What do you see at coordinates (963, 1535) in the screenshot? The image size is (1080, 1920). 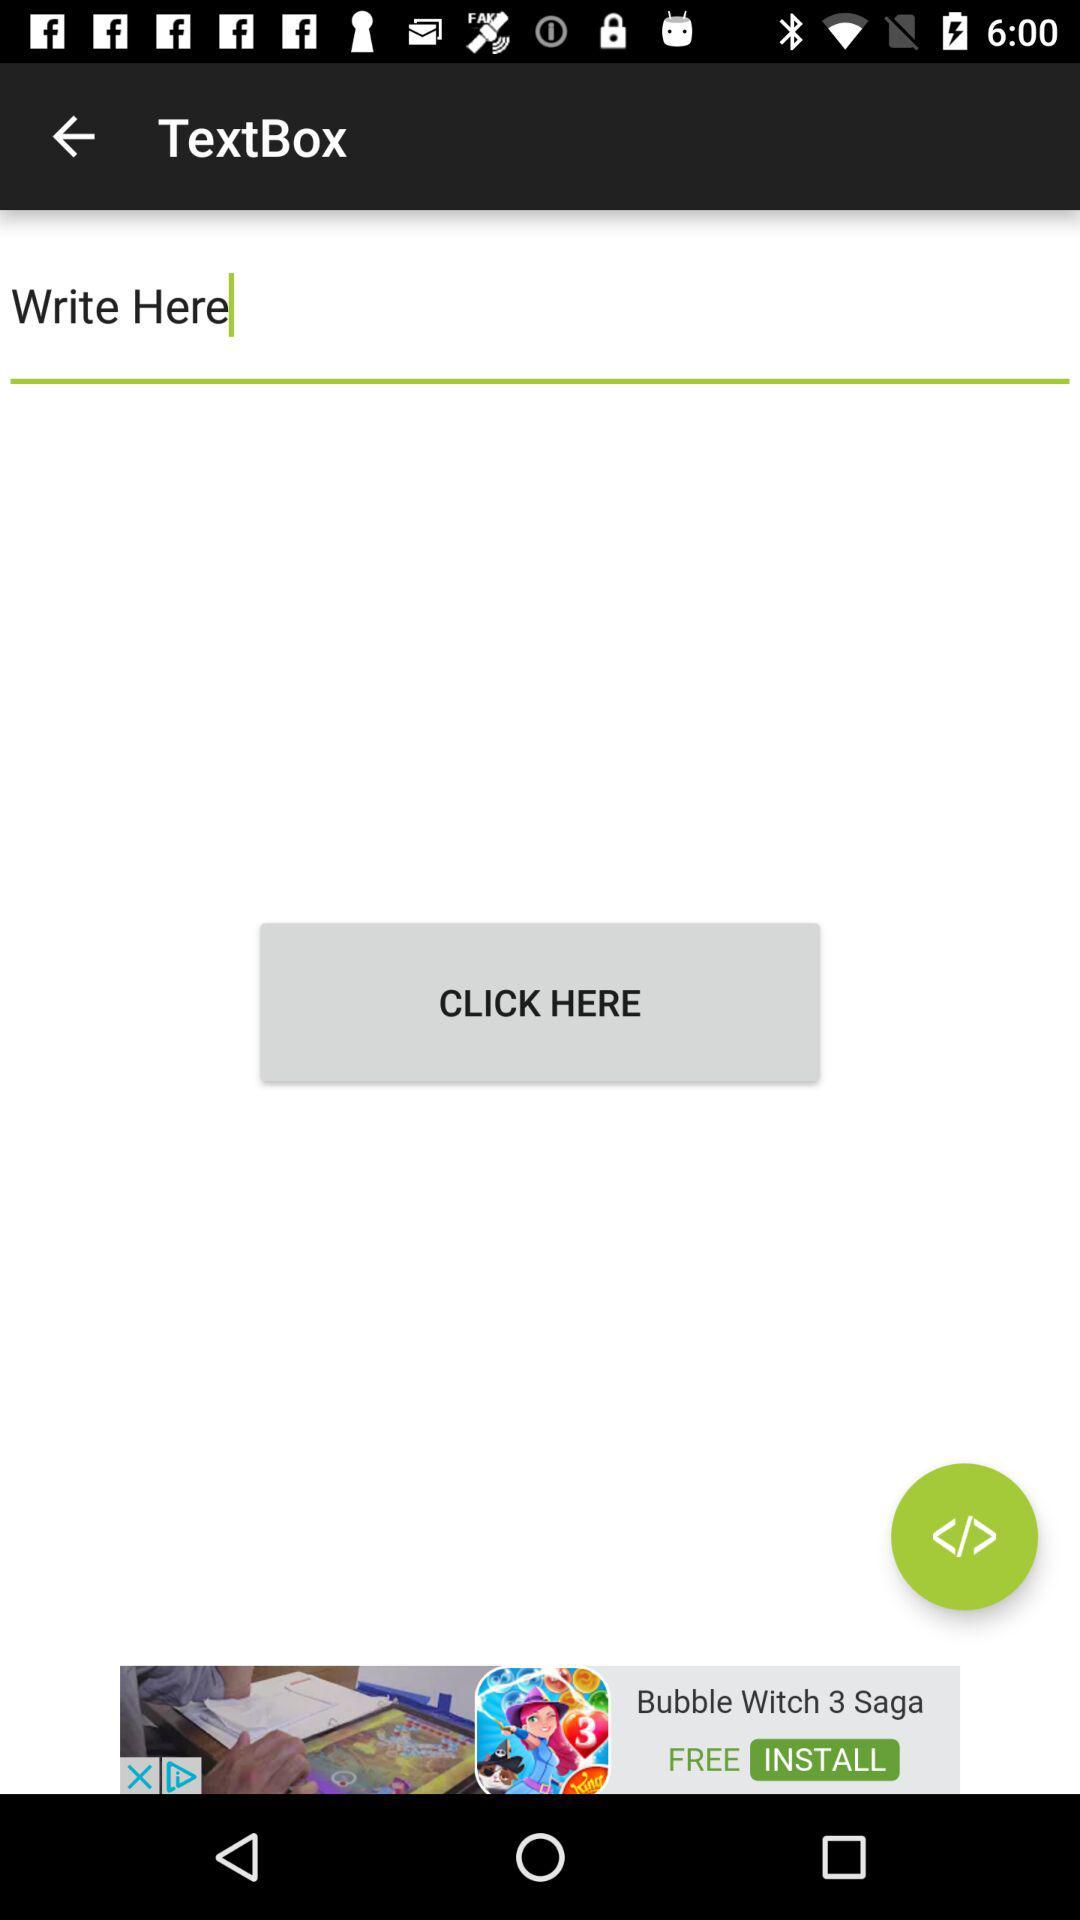 I see `message` at bounding box center [963, 1535].